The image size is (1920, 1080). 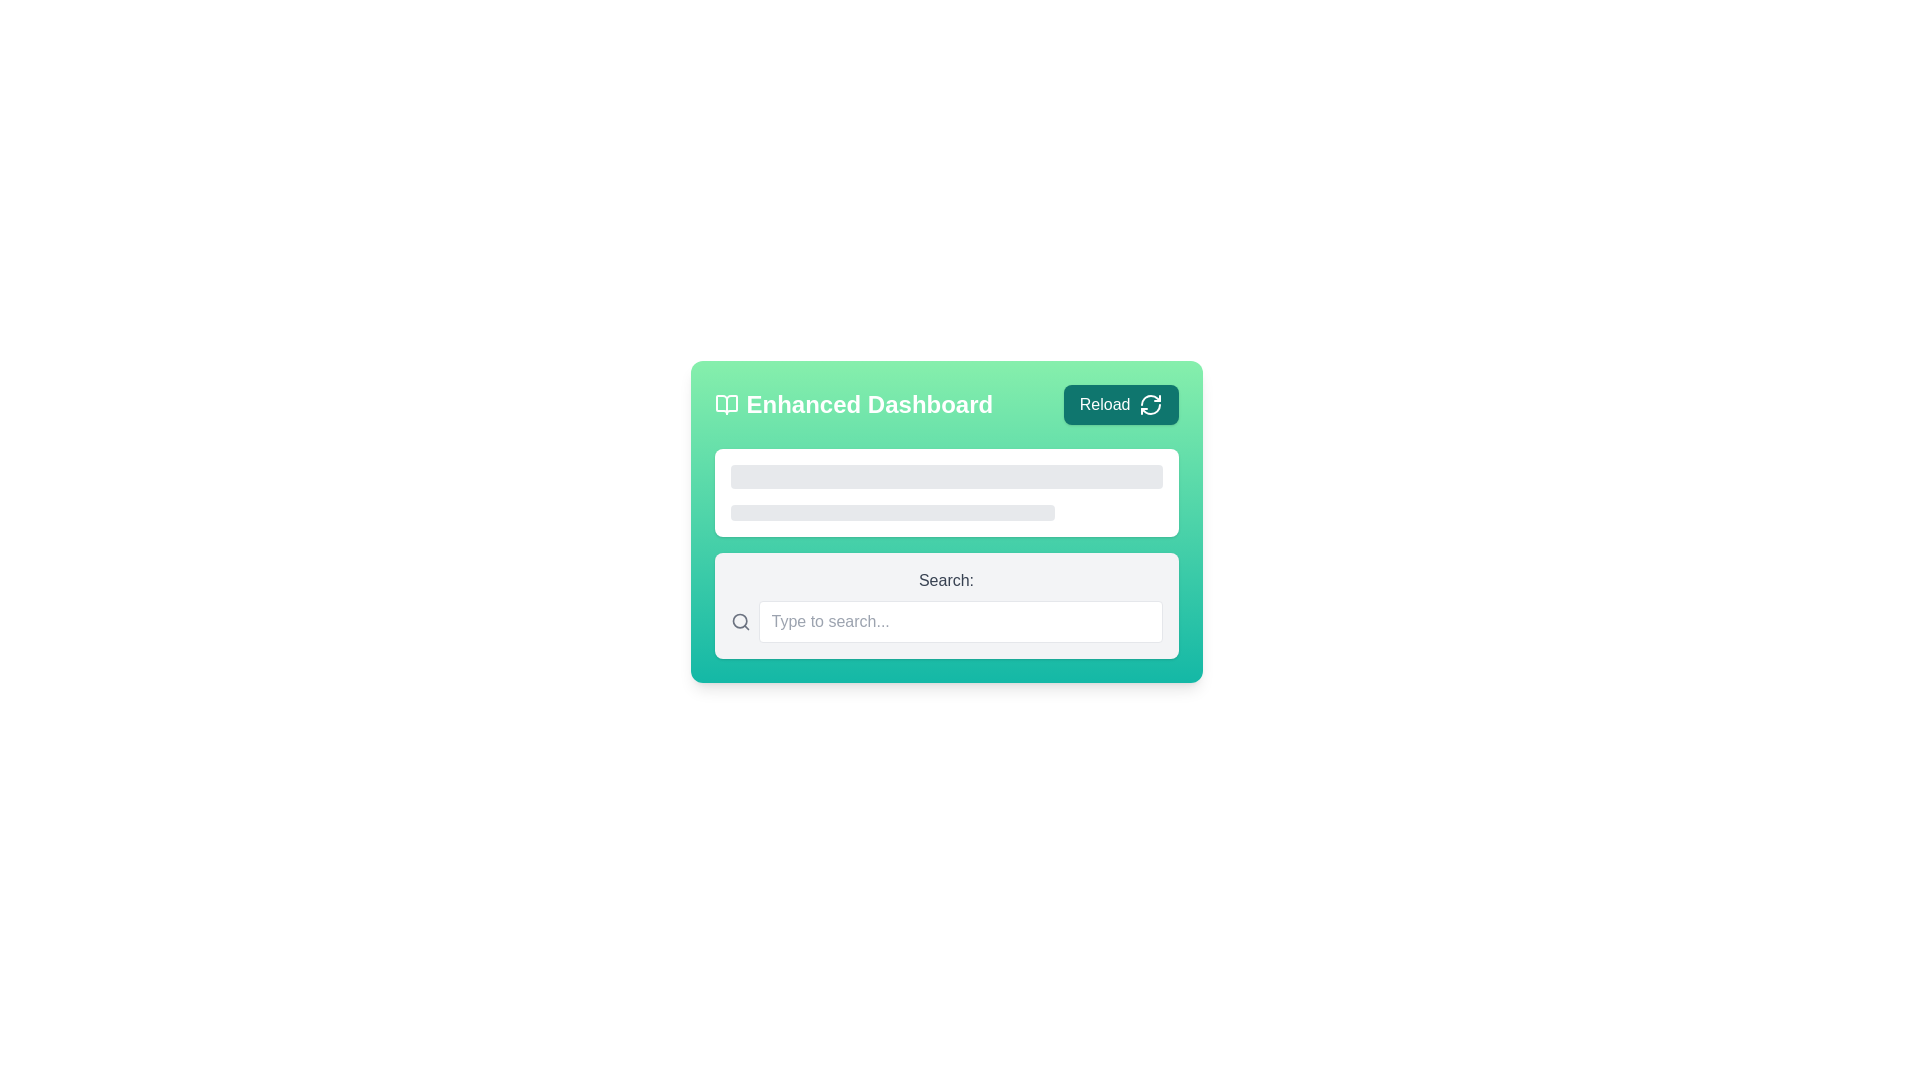 What do you see at coordinates (945, 604) in the screenshot?
I see `the input field of the composite search bar labeled 'Search:' to focus and type` at bounding box center [945, 604].